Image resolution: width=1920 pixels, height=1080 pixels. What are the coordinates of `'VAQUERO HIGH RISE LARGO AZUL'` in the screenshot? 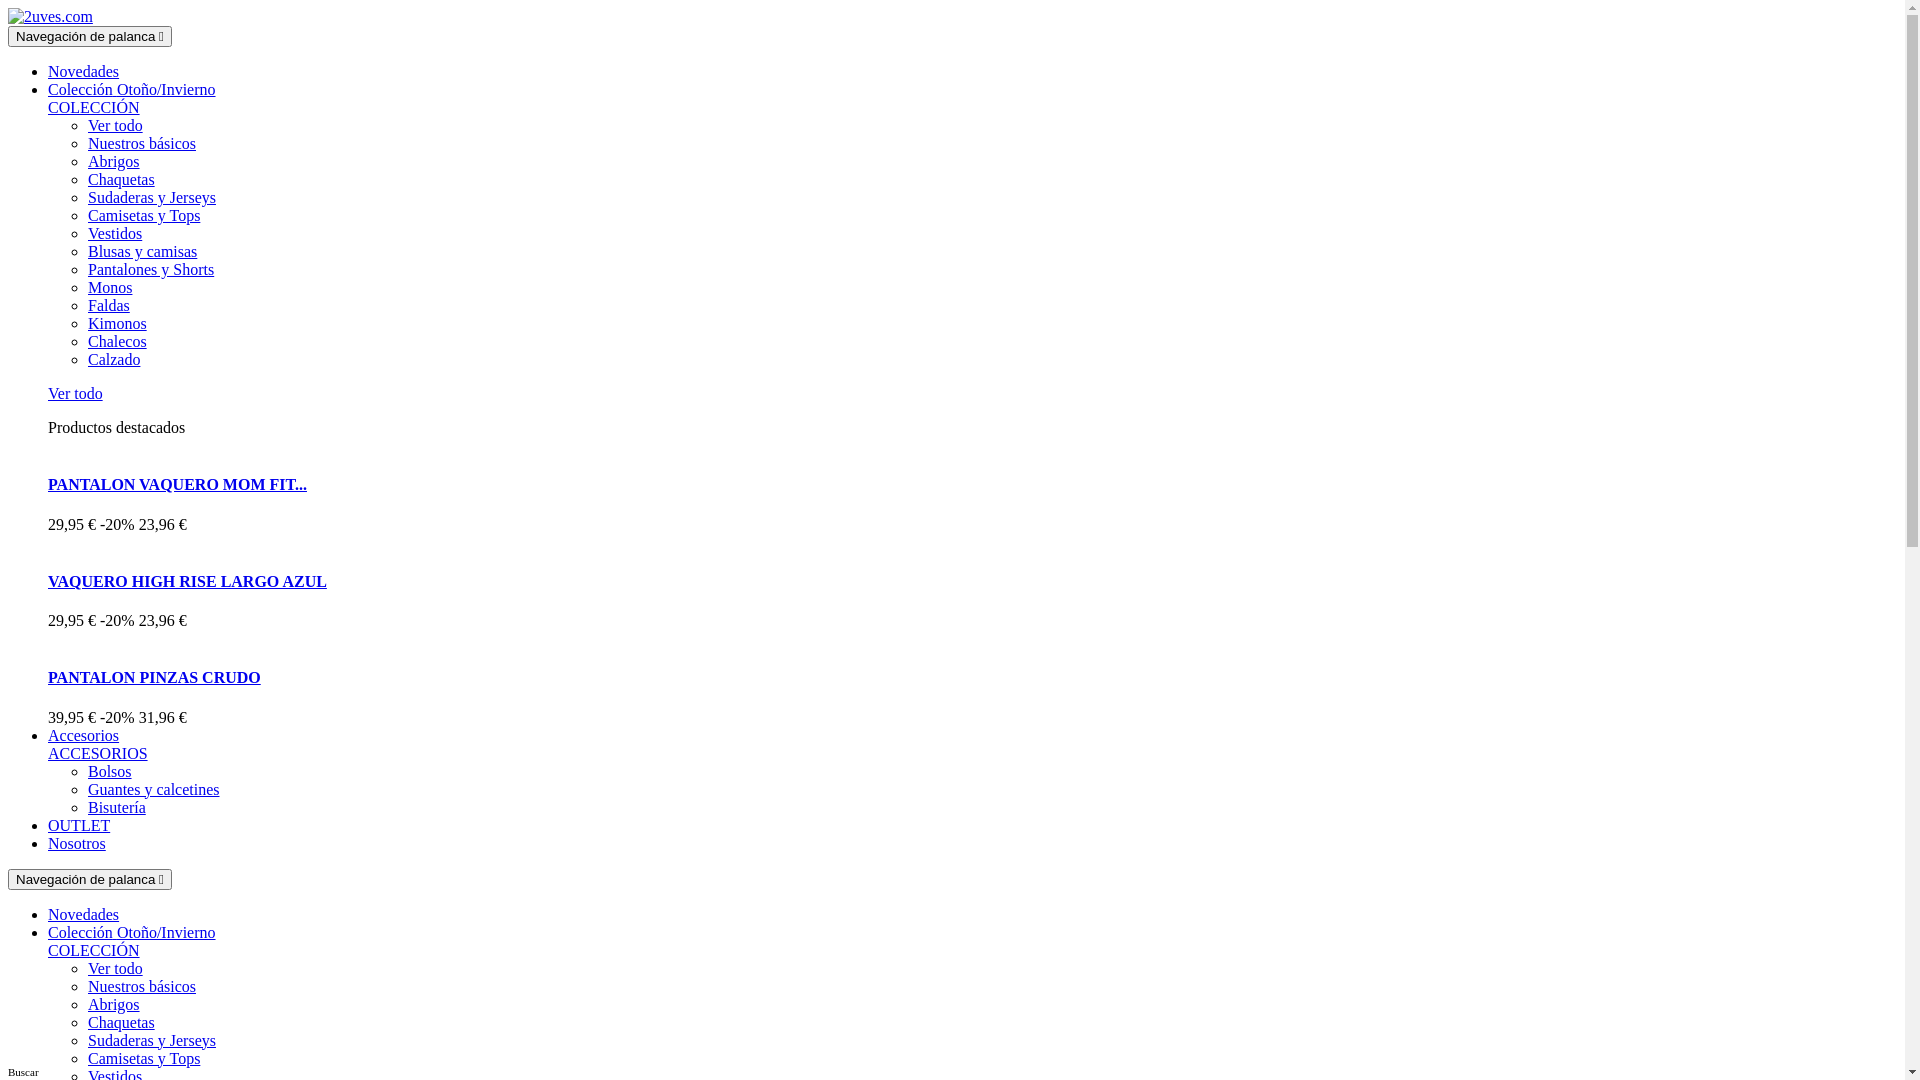 It's located at (187, 581).